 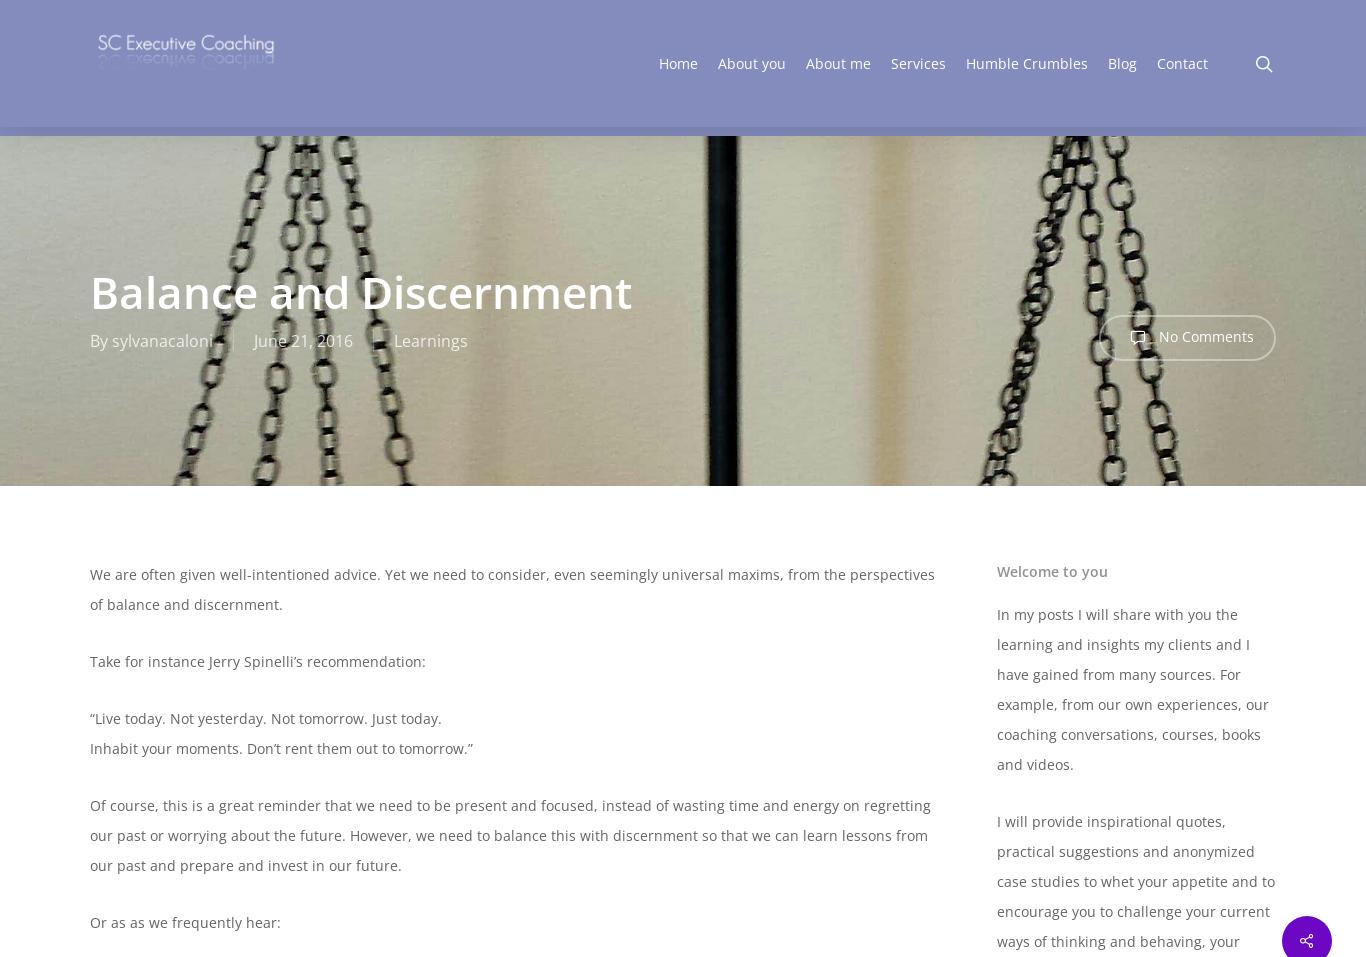 What do you see at coordinates (1051, 571) in the screenshot?
I see `'Welcome to you'` at bounding box center [1051, 571].